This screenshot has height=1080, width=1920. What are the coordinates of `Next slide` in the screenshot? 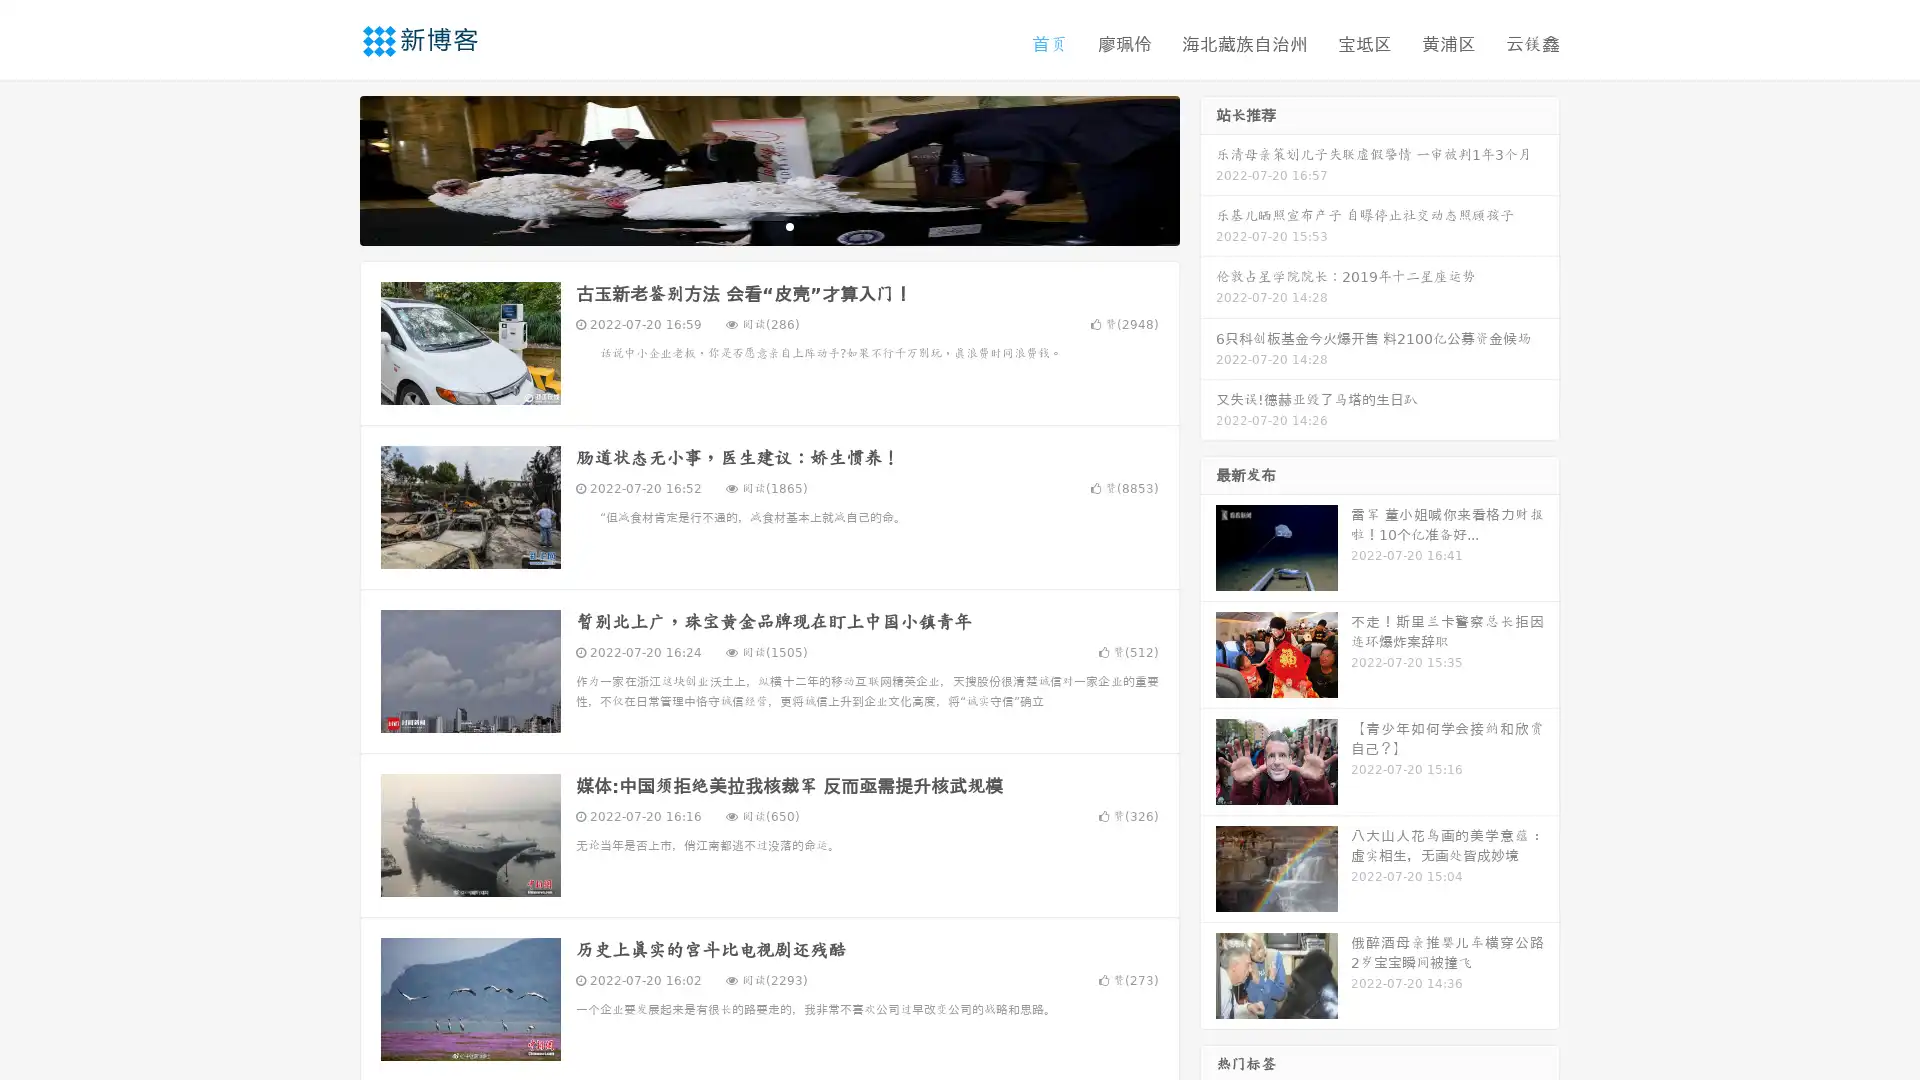 It's located at (1208, 168).